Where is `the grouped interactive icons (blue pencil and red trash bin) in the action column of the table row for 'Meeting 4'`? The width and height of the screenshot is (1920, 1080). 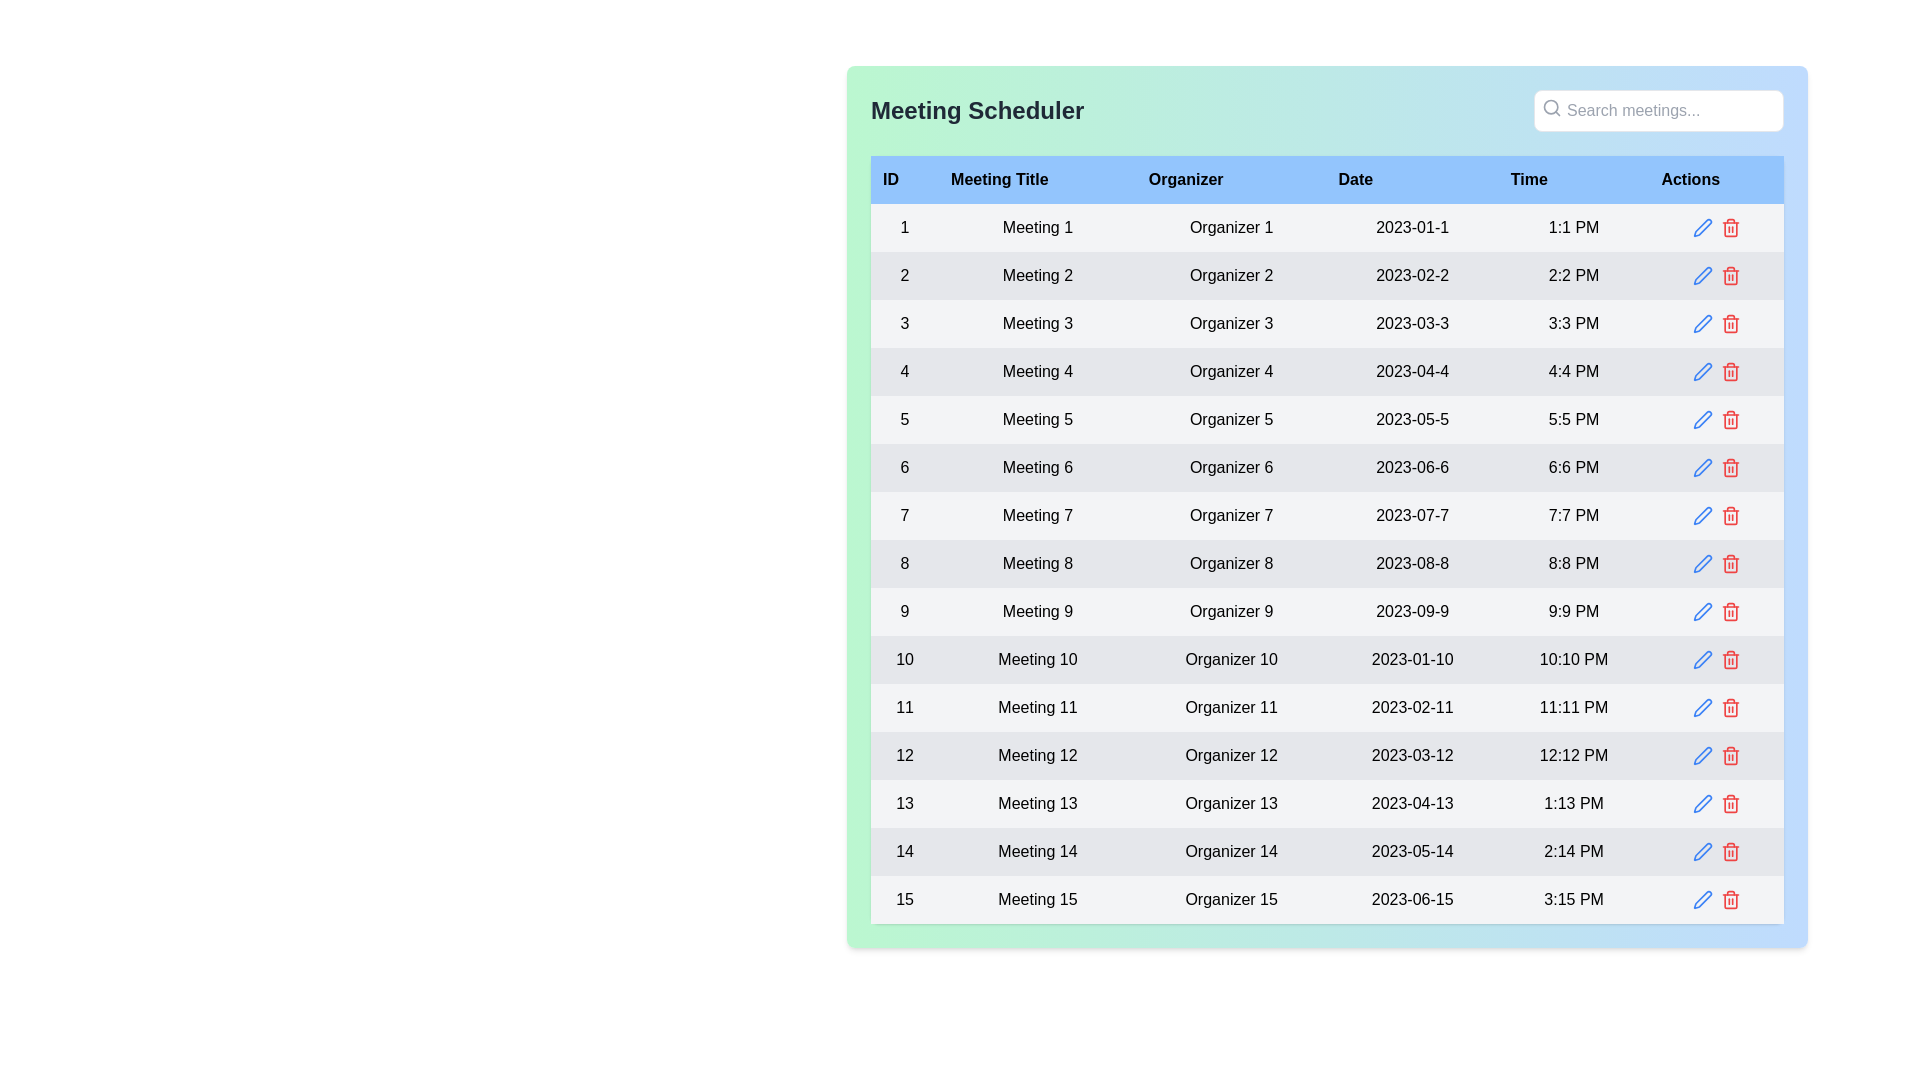 the grouped interactive icons (blue pencil and red trash bin) in the action column of the table row for 'Meeting 4' is located at coordinates (1715, 371).